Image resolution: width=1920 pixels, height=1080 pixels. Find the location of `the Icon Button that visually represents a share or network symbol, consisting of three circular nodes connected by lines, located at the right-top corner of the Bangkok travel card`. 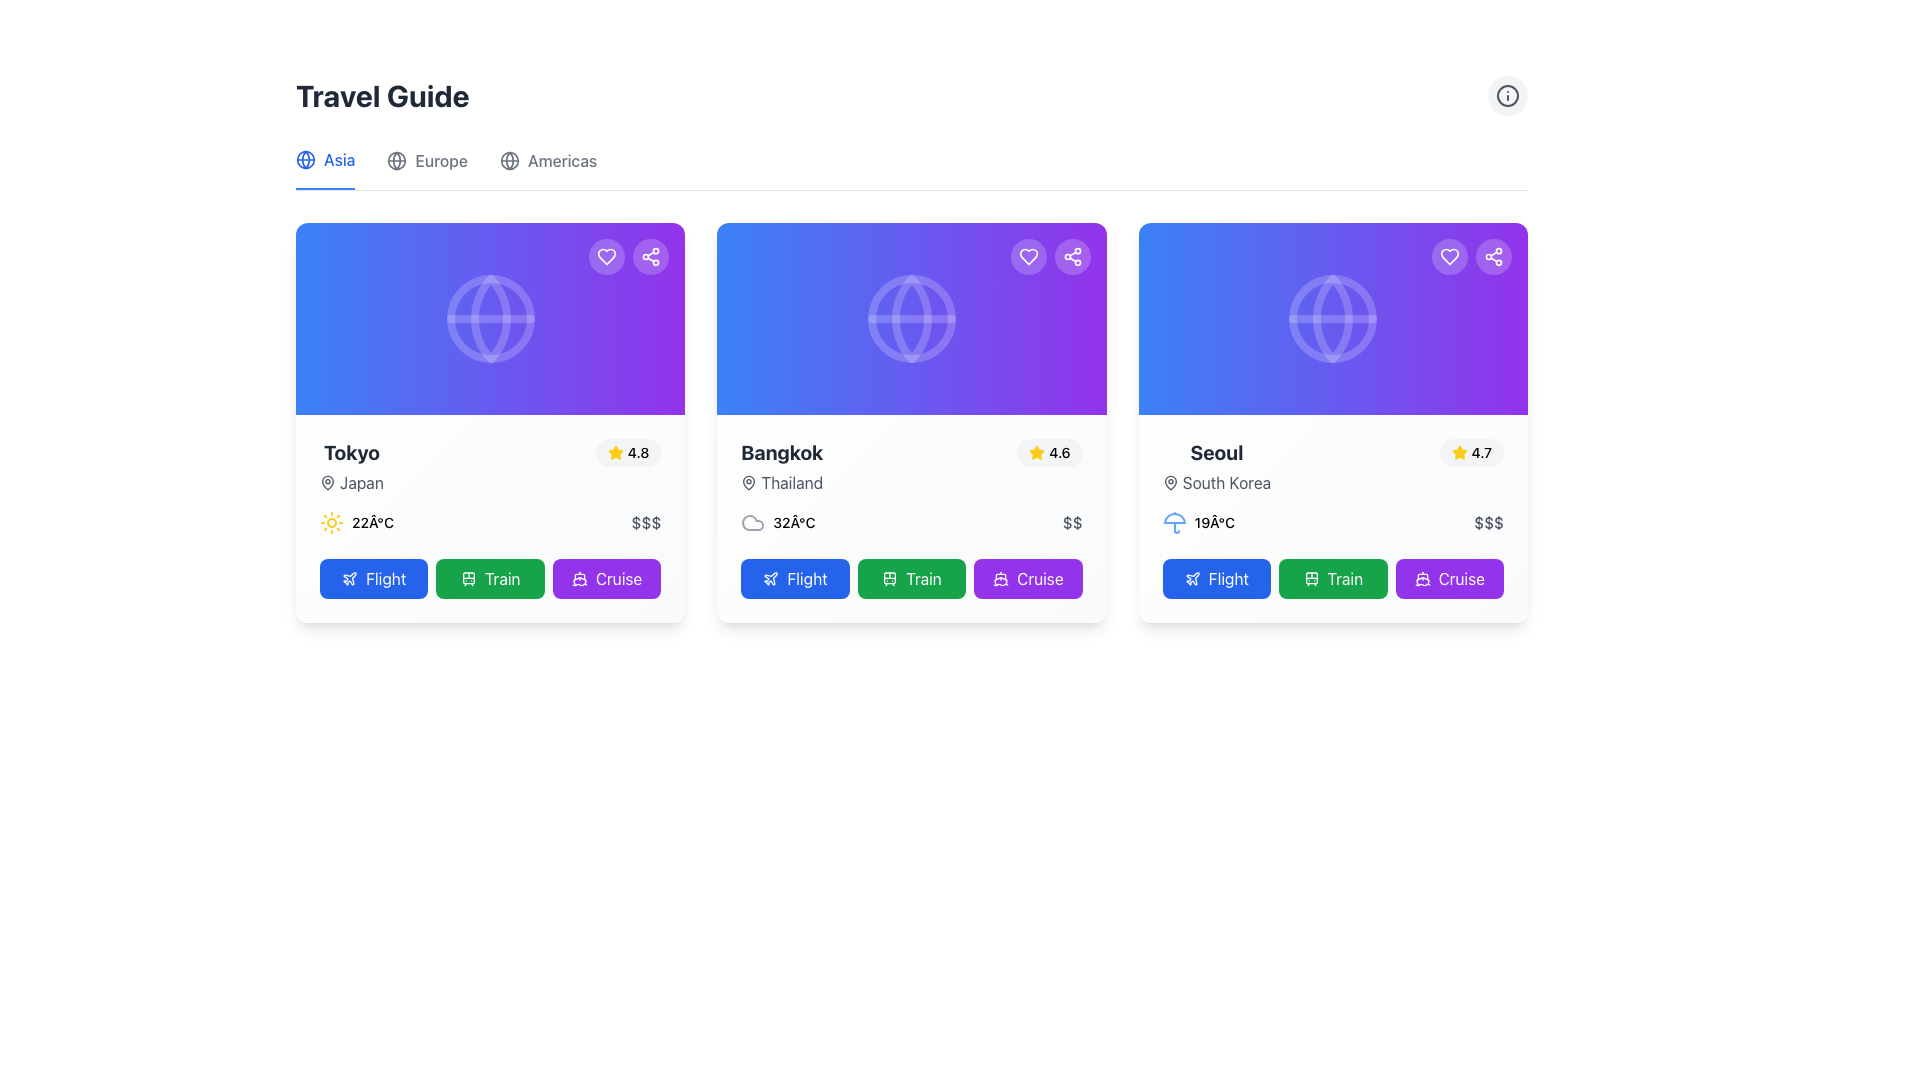

the Icon Button that visually represents a share or network symbol, consisting of three circular nodes connected by lines, located at the right-top corner of the Bangkok travel card is located at coordinates (651, 256).